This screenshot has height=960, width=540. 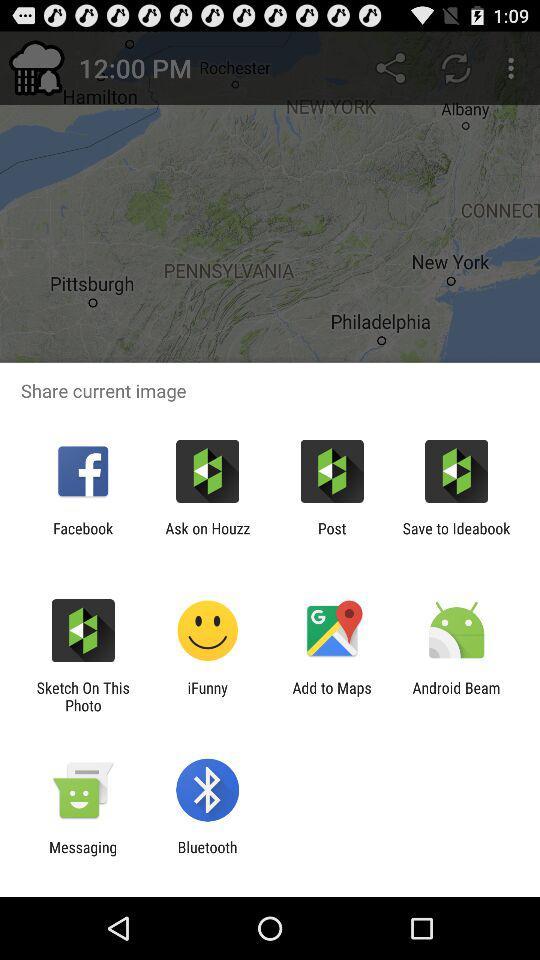 I want to click on item next to the android beam, so click(x=332, y=696).